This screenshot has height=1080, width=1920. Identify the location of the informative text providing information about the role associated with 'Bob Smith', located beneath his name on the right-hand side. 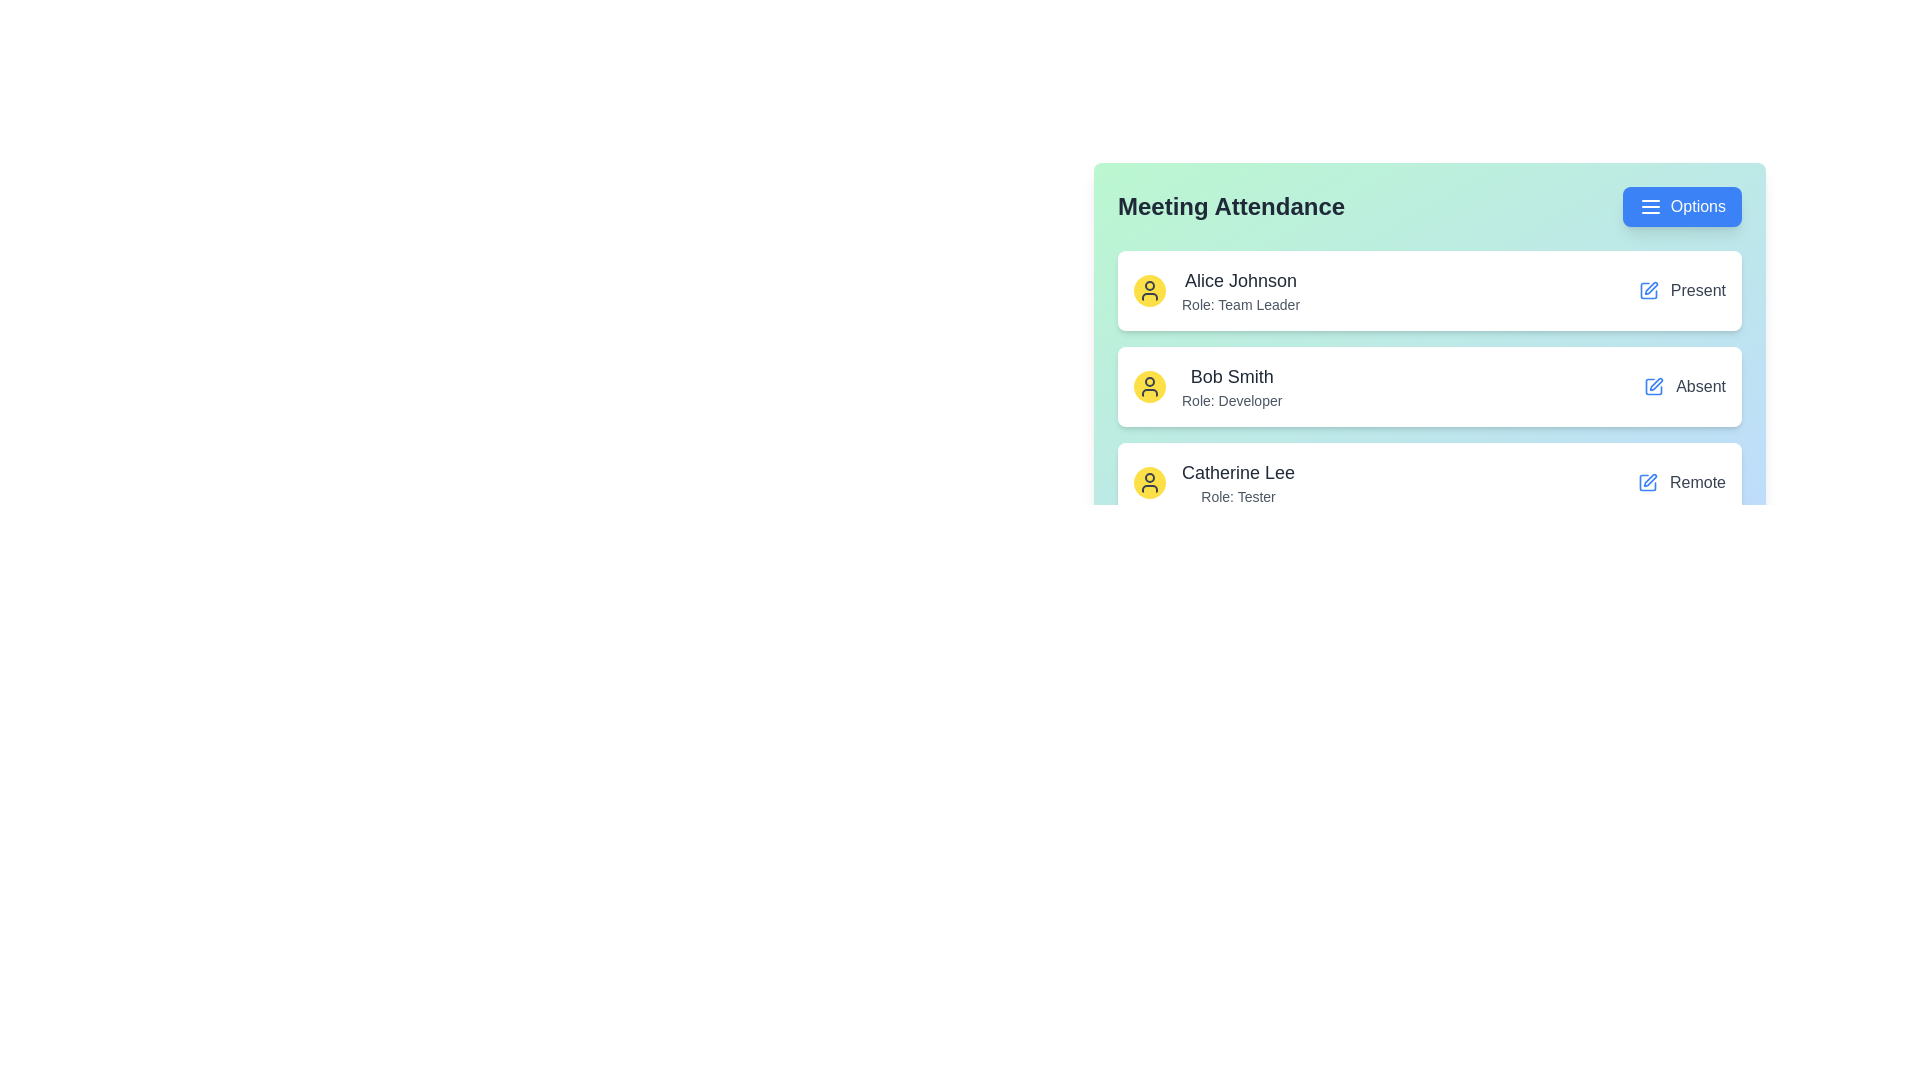
(1231, 401).